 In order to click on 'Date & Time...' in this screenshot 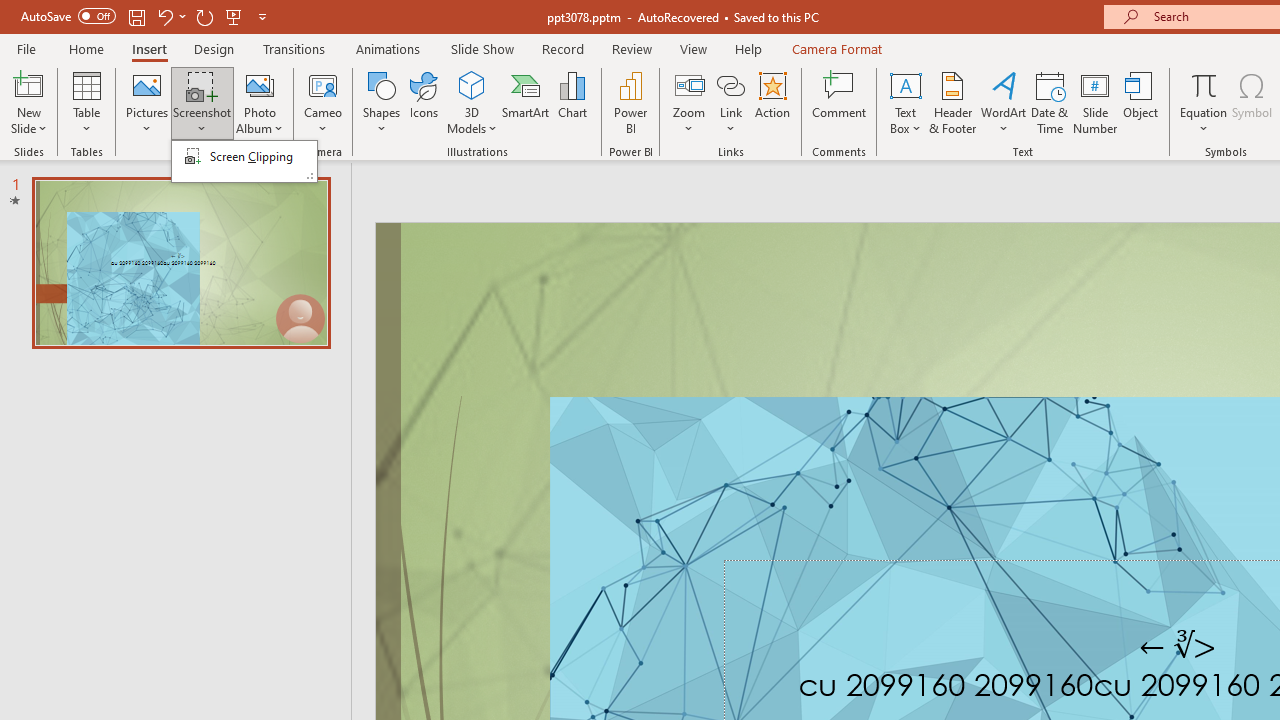, I will do `click(1049, 103)`.